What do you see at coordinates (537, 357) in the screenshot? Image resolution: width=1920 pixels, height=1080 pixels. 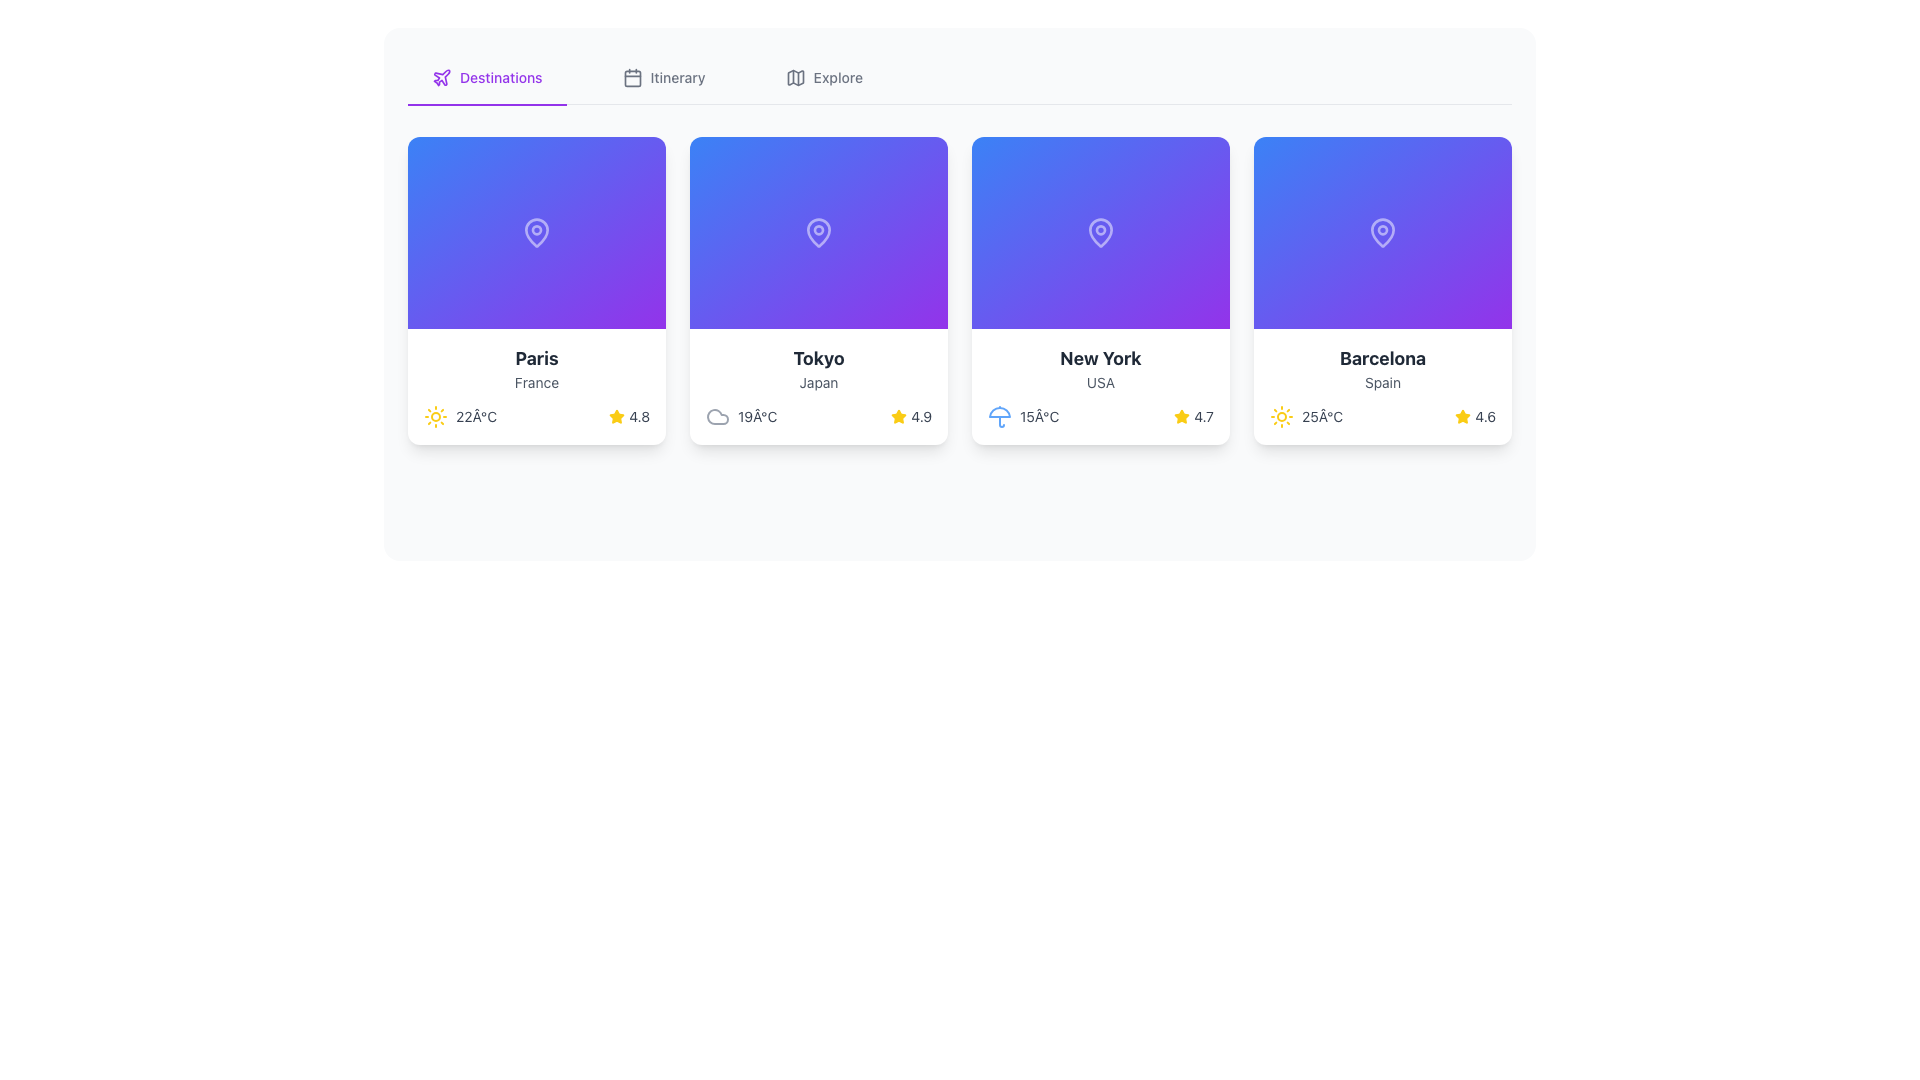 I see `text label displaying 'Paris' which is positioned centrally below the graphical representation of the city in the first city card` at bounding box center [537, 357].